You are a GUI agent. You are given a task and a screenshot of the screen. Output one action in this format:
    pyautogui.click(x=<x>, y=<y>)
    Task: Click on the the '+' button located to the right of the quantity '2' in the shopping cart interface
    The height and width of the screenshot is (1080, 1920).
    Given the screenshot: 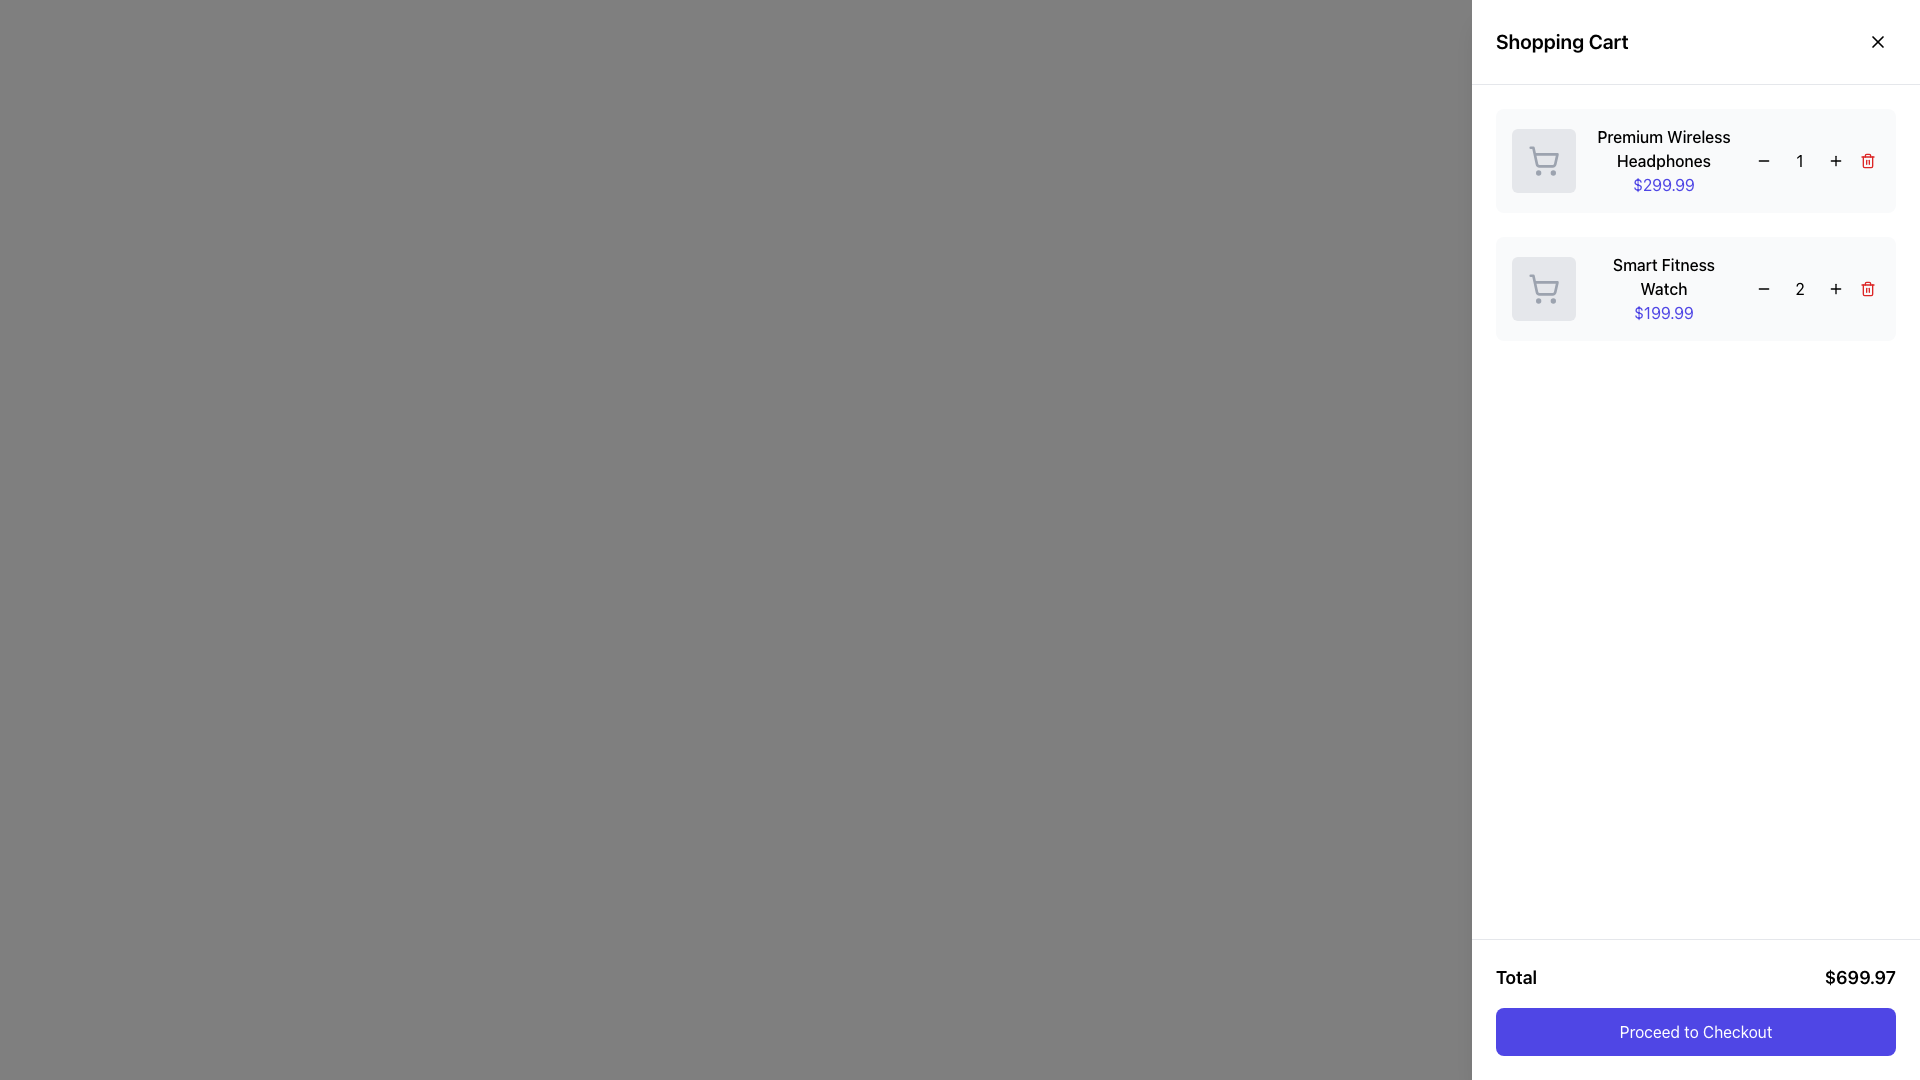 What is the action you would take?
    pyautogui.click(x=1836, y=289)
    